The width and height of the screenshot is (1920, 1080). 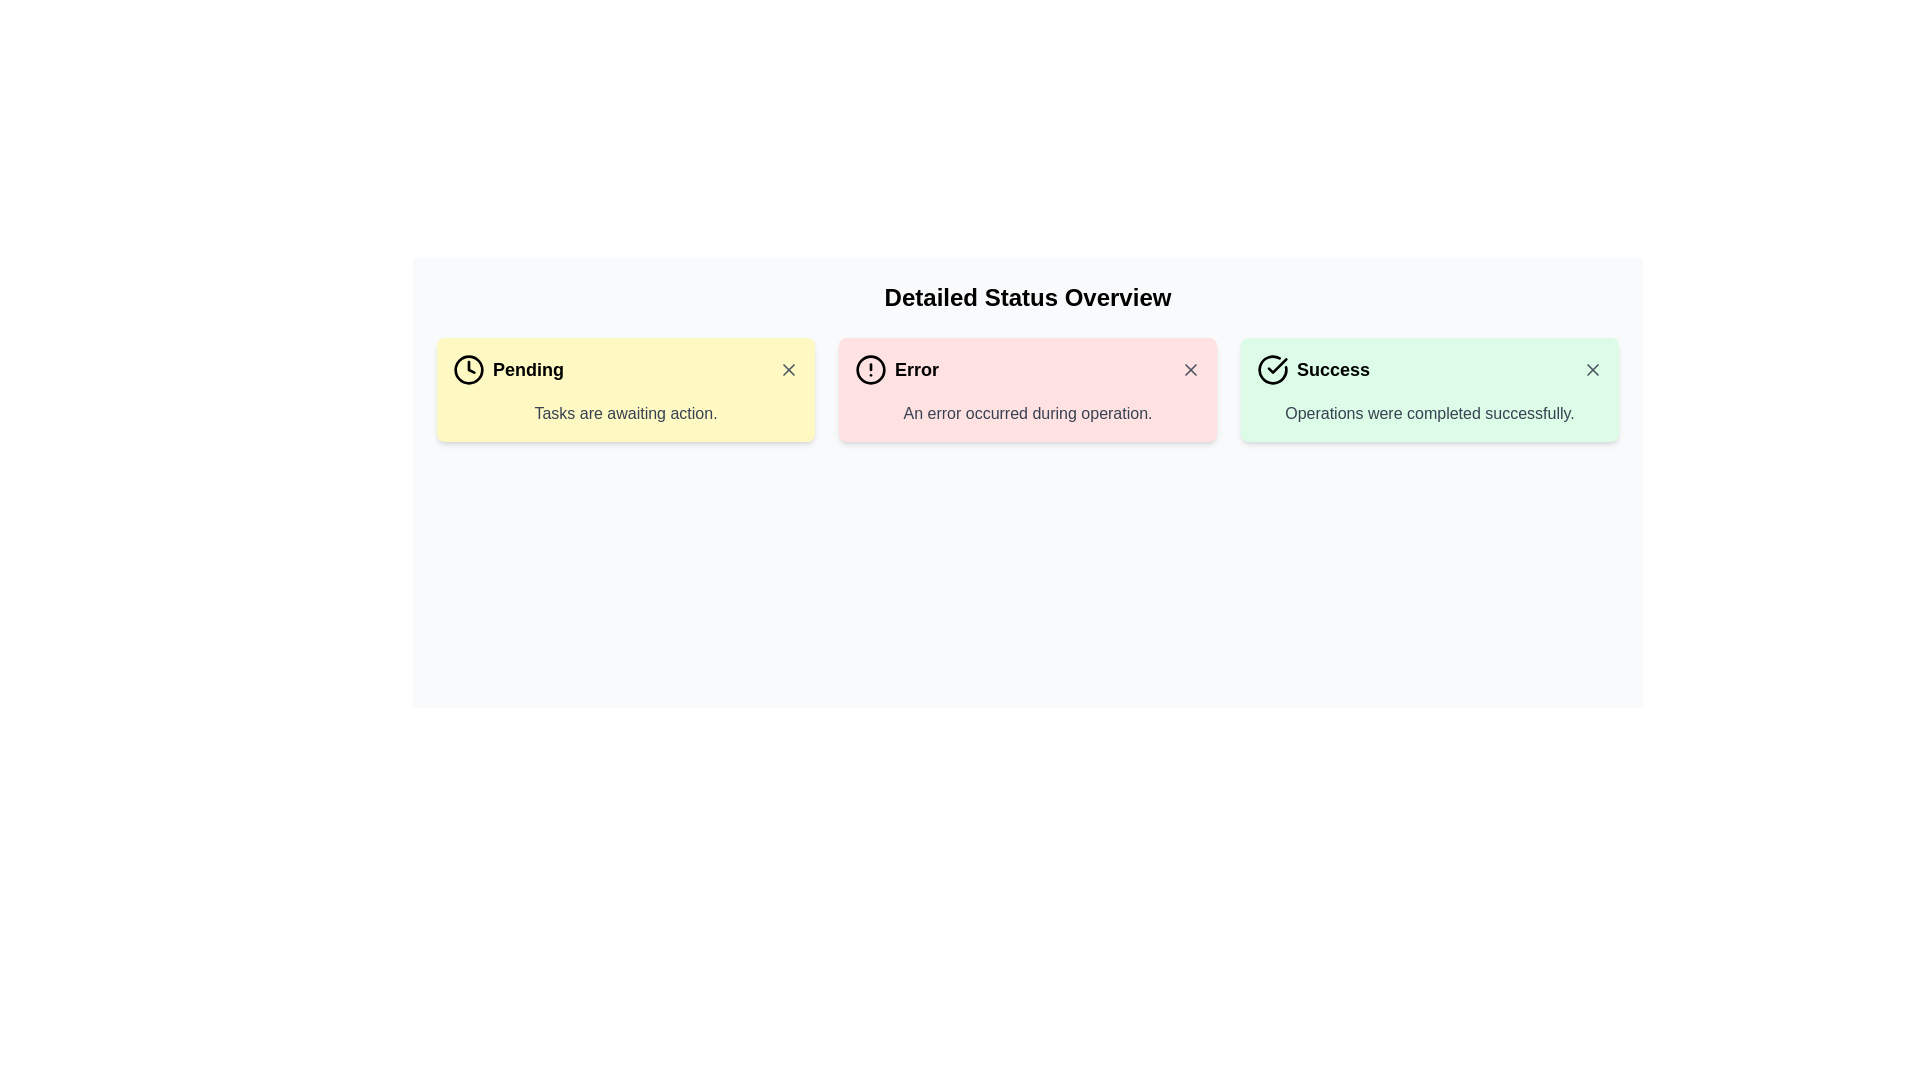 I want to click on the gray 'X' icon located at the top-right corner of the 'Pending' status card to observe its hover effect, so click(x=787, y=370).